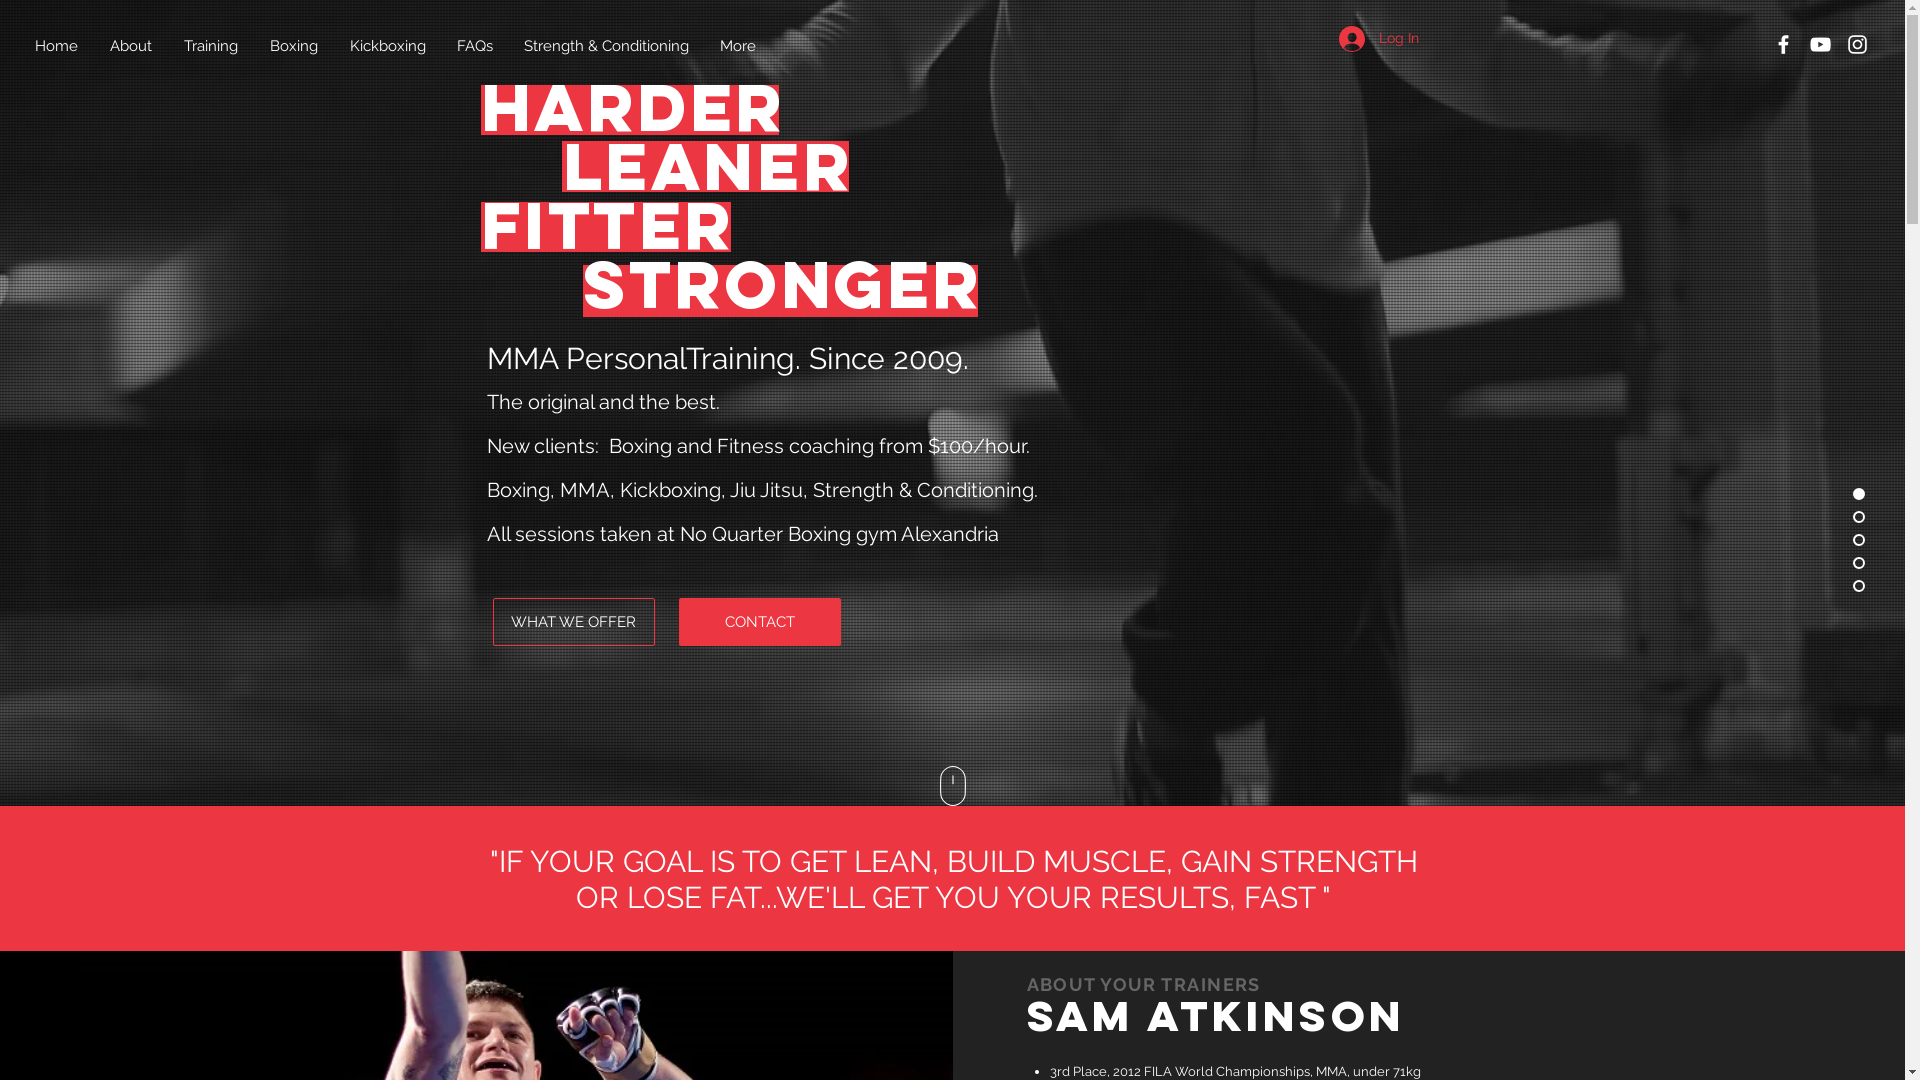 The image size is (1920, 1080). I want to click on 'Log In', so click(1376, 38).